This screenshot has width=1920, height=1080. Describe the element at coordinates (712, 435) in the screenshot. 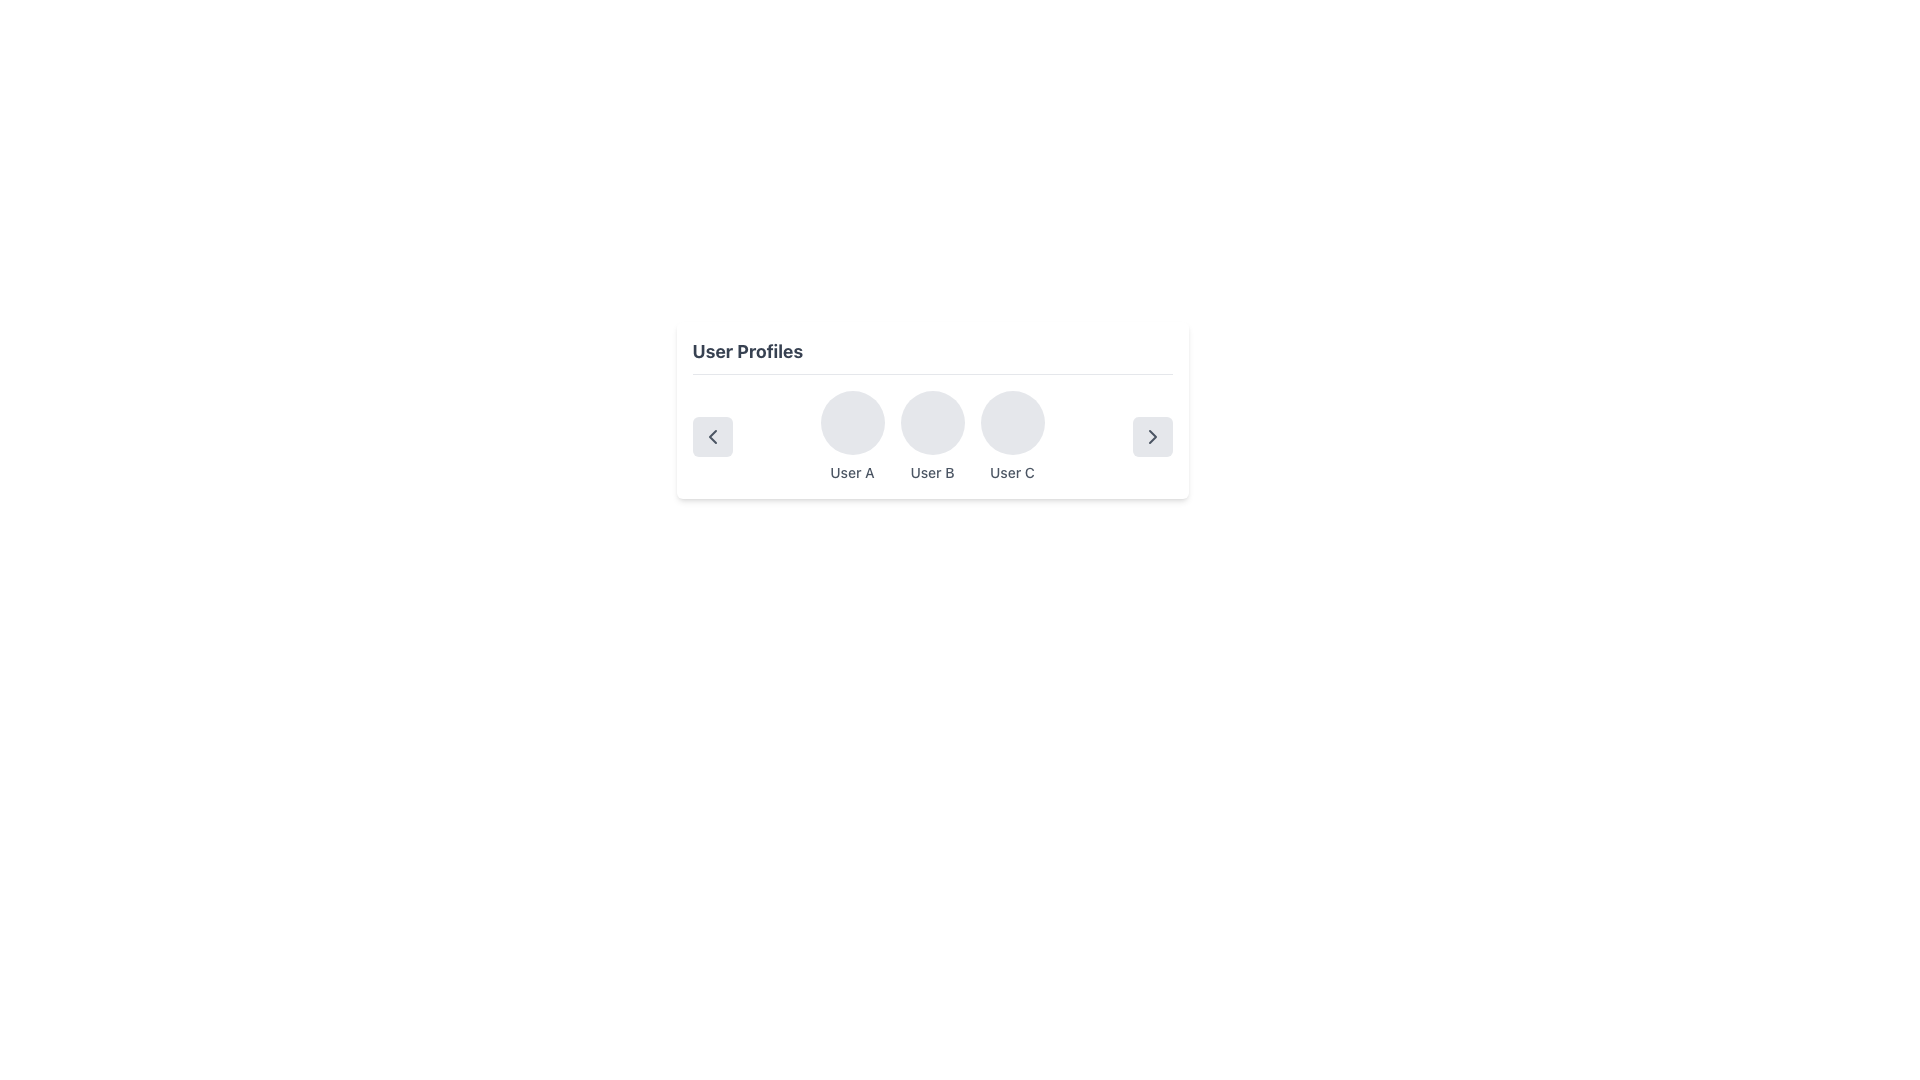

I see `the circular button with a light gray background and a dark gray leftward-pointing chevron icon, located on the far left of the user profiles row` at that location.